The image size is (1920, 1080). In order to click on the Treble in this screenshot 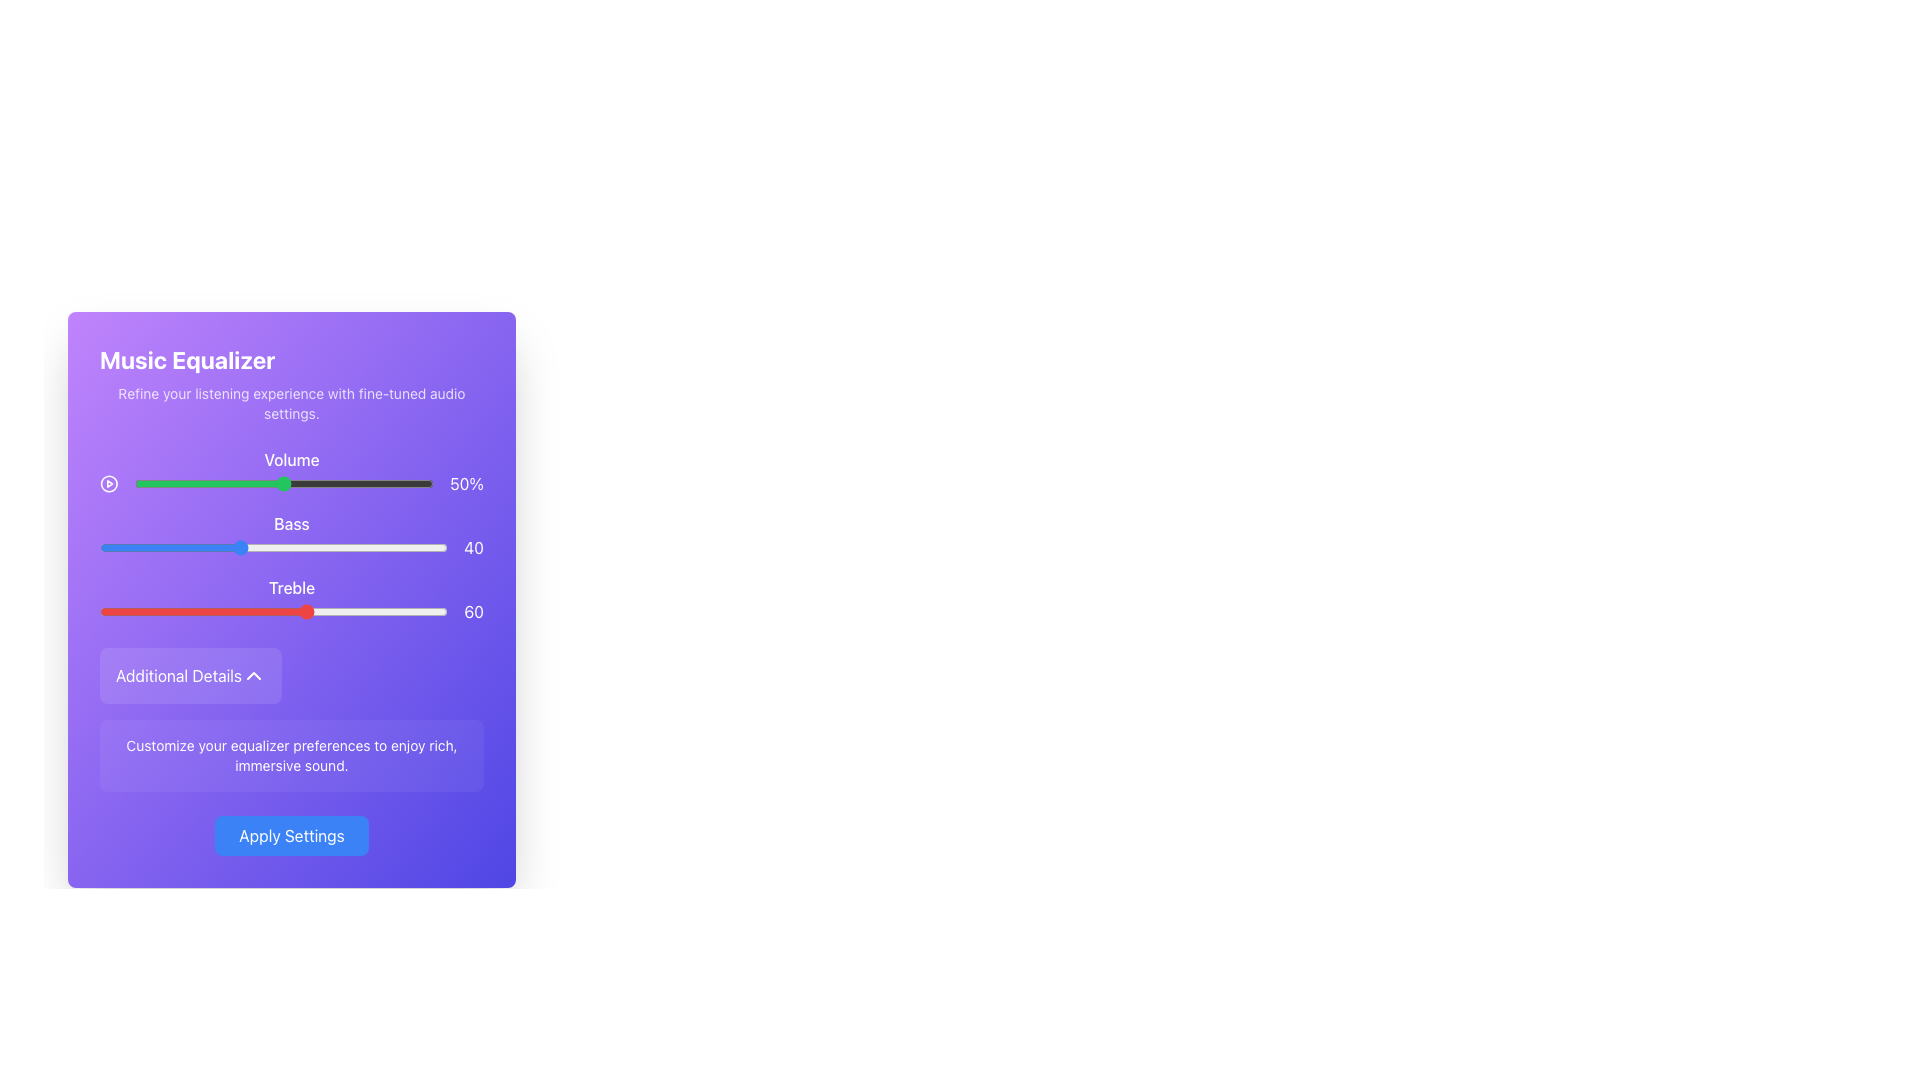, I will do `click(140, 611)`.